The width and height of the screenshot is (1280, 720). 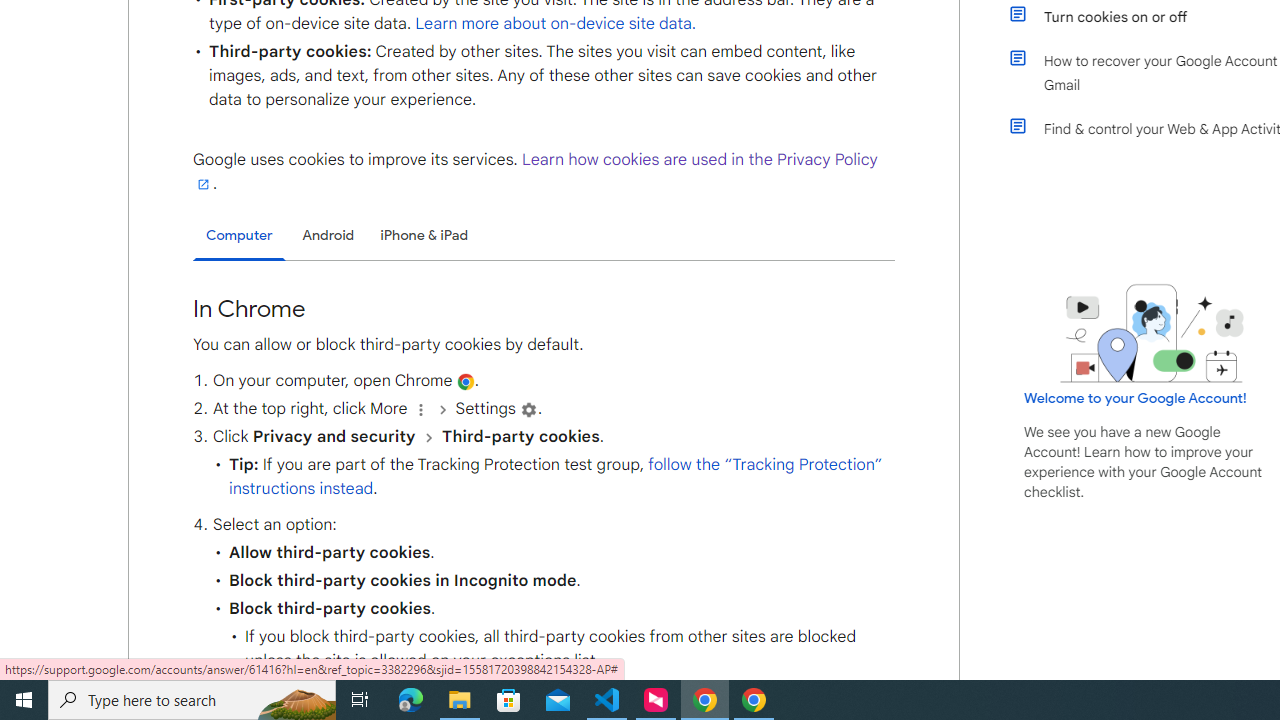 What do you see at coordinates (423, 234) in the screenshot?
I see `'iPhone & iPad'` at bounding box center [423, 234].